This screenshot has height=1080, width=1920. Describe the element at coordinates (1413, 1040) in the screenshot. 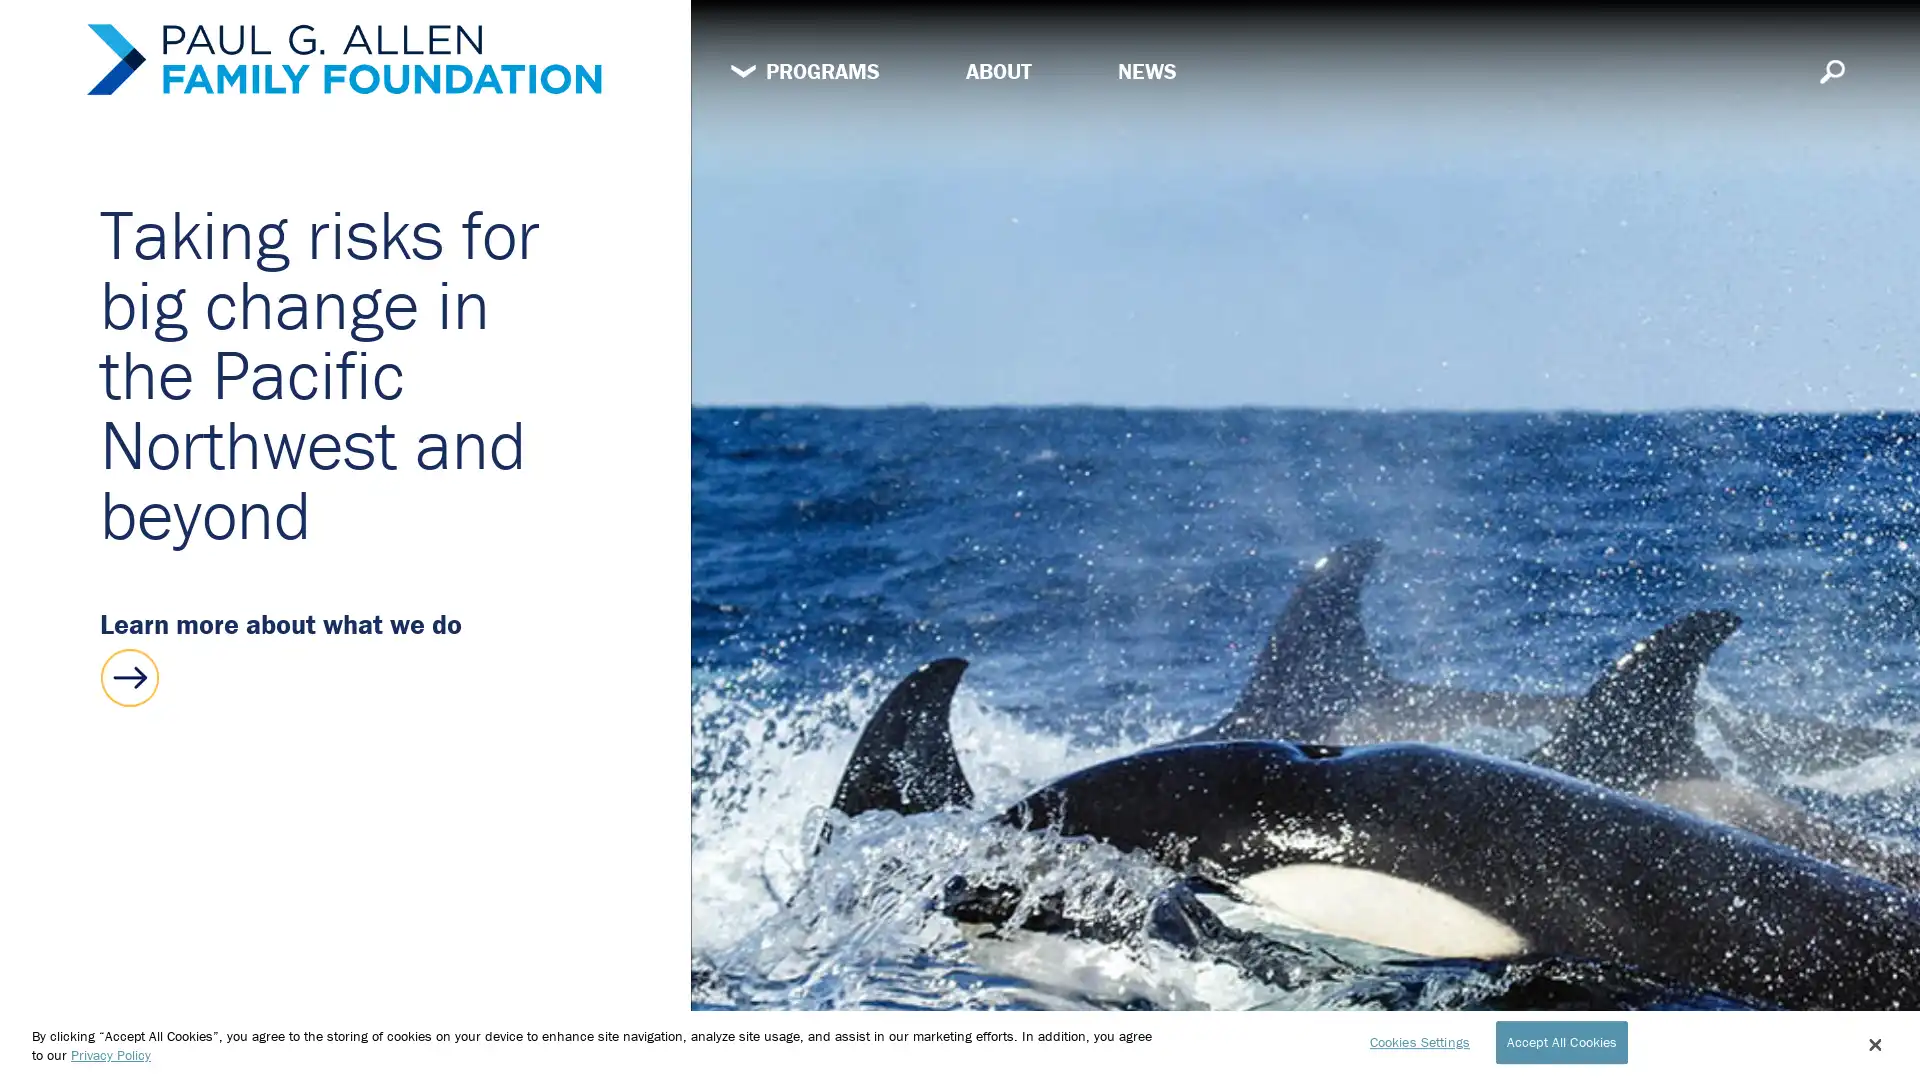

I see `Cookies Settings` at that location.